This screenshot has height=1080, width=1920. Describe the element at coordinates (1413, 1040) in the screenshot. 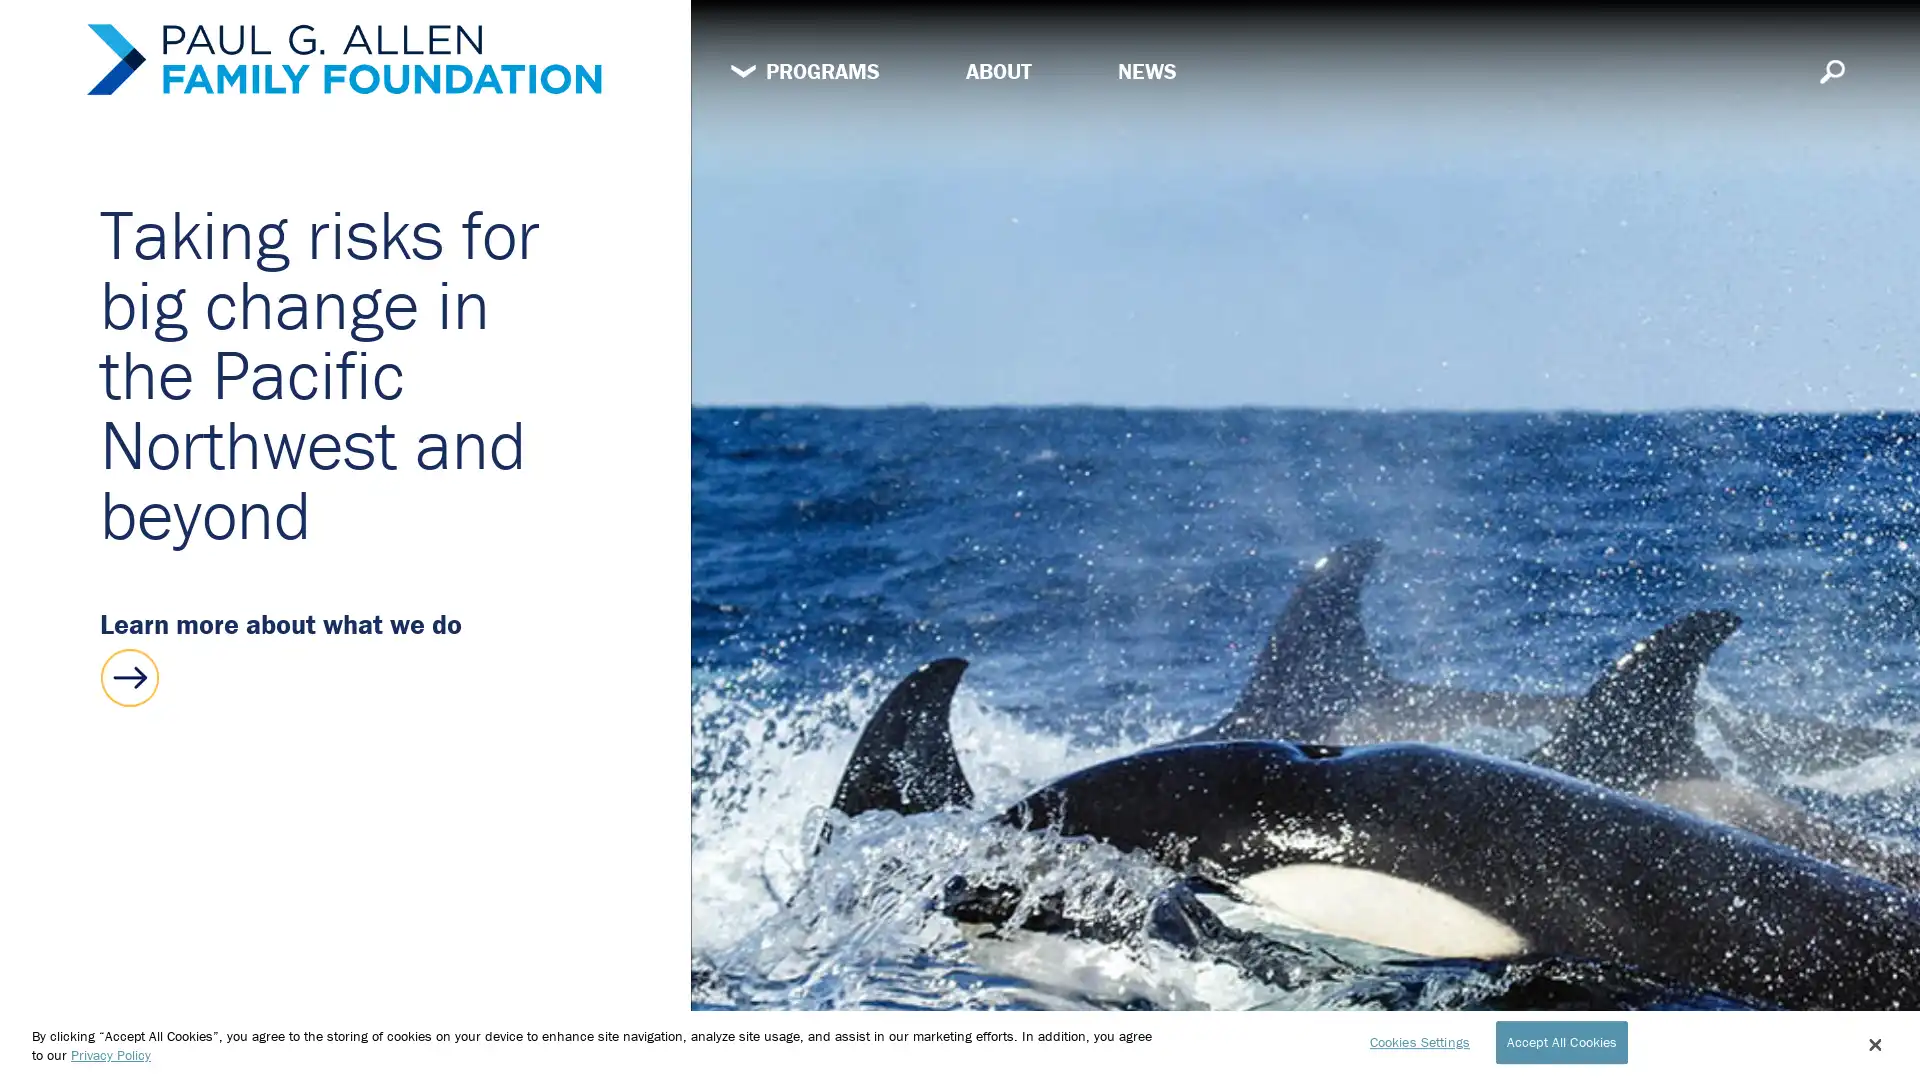

I see `Cookies Settings` at that location.